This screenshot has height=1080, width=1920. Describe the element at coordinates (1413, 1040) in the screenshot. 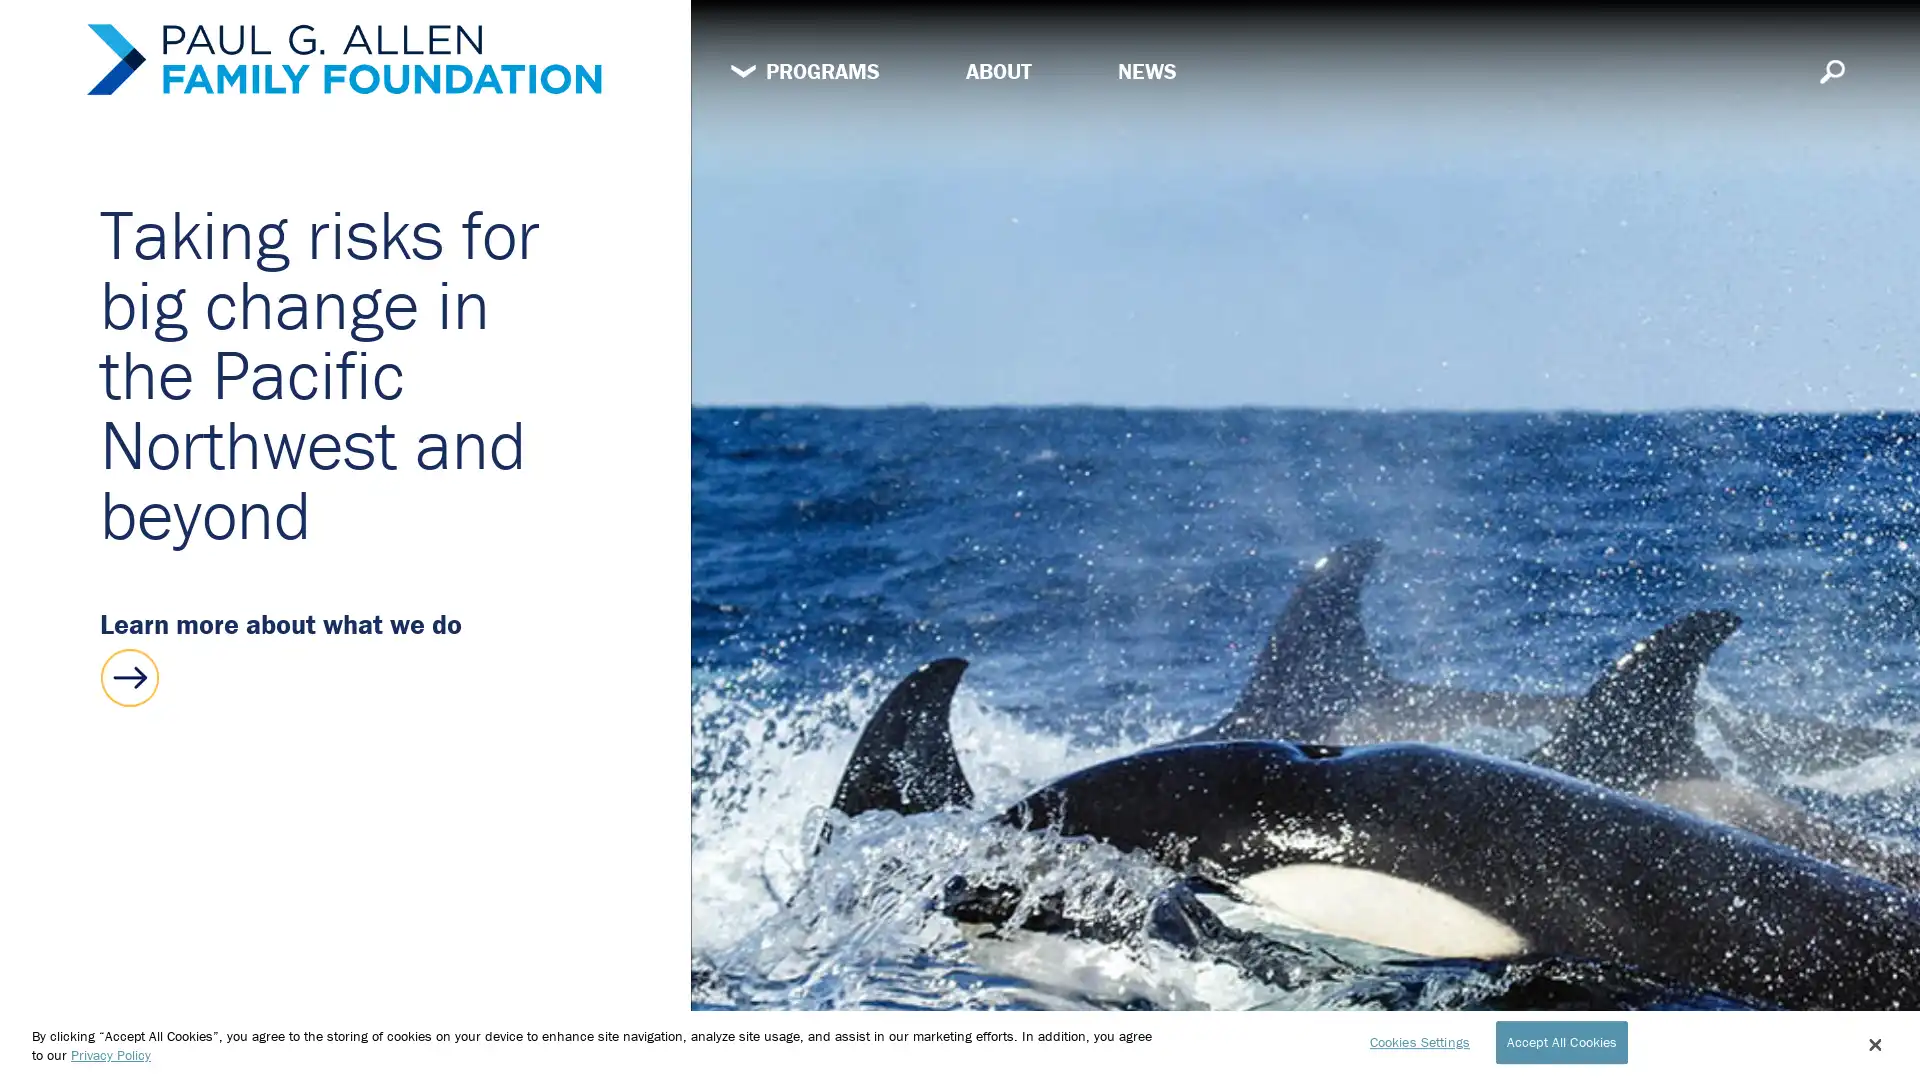

I see `Cookies Settings` at that location.